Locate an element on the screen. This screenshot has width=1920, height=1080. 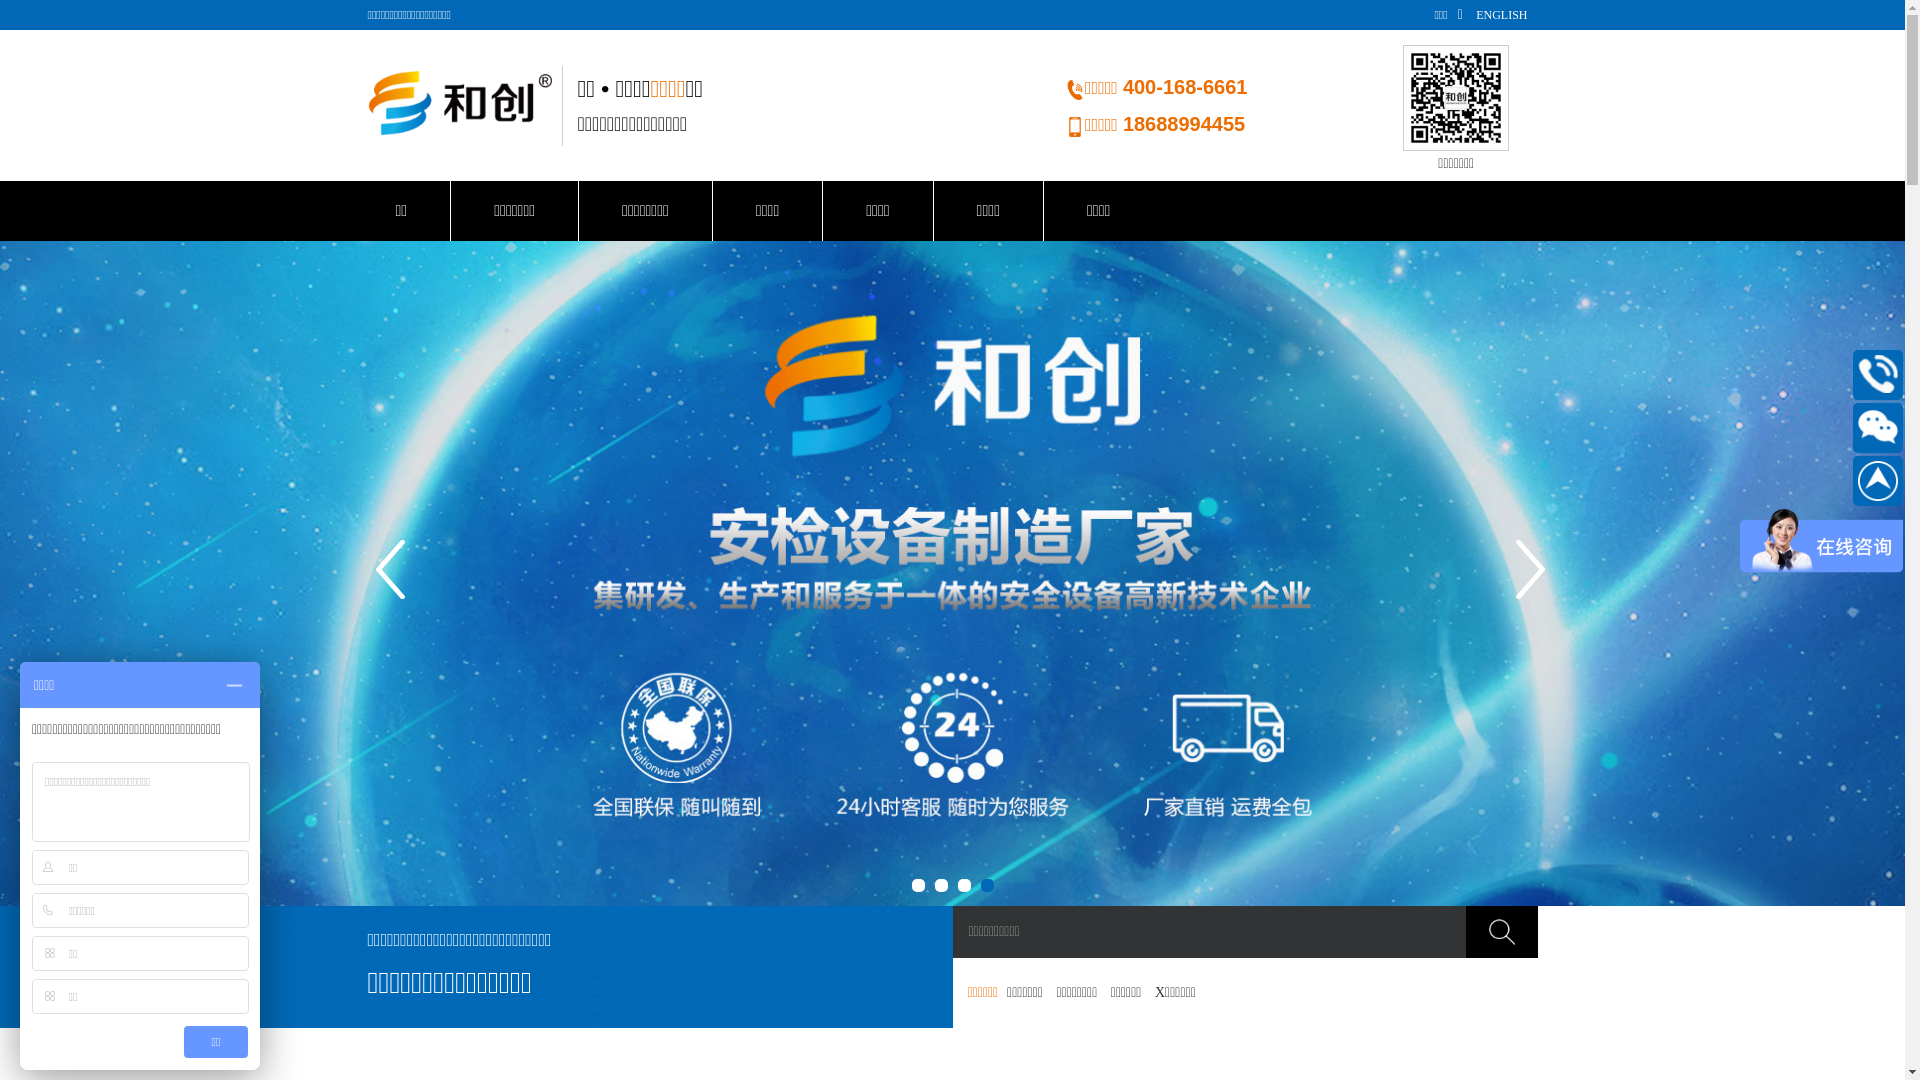
'Next' is located at coordinates (1530, 574).